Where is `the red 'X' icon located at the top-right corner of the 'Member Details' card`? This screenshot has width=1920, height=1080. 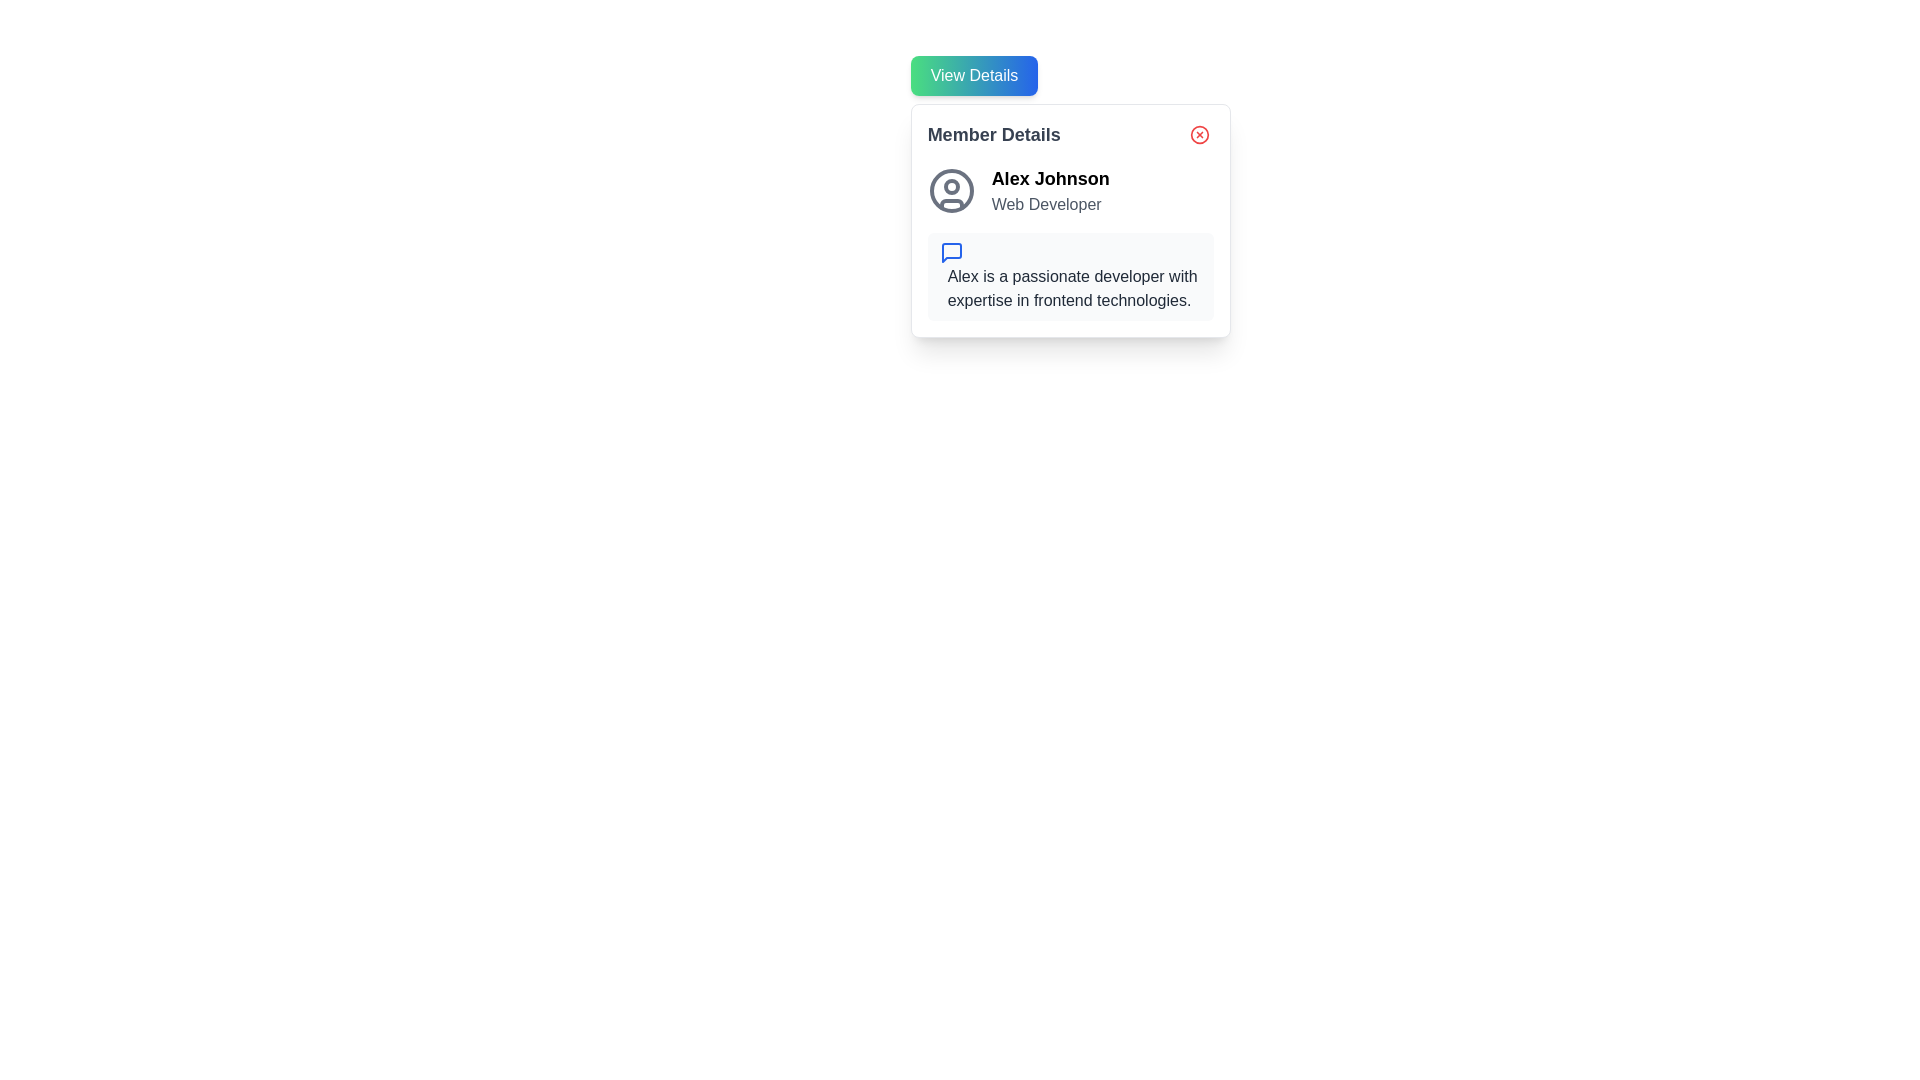
the red 'X' icon located at the top-right corner of the 'Member Details' card is located at coordinates (1199, 135).